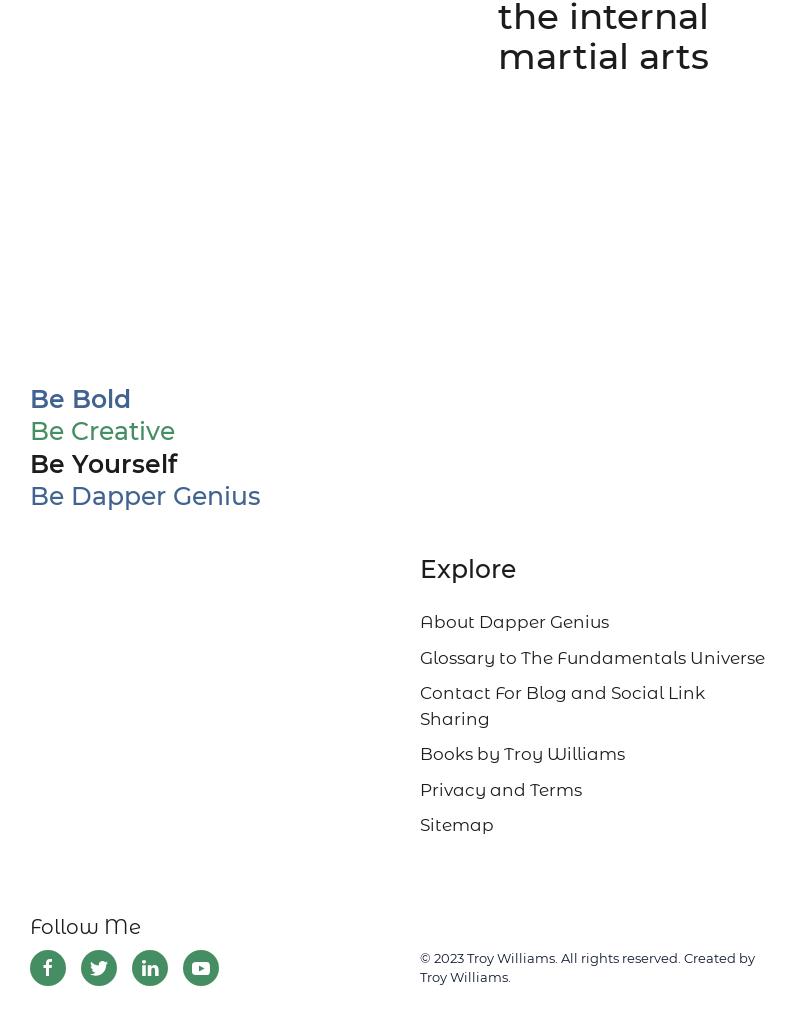 The width and height of the screenshot is (800, 1019). Describe the element at coordinates (85, 925) in the screenshot. I see `'Follow Me'` at that location.